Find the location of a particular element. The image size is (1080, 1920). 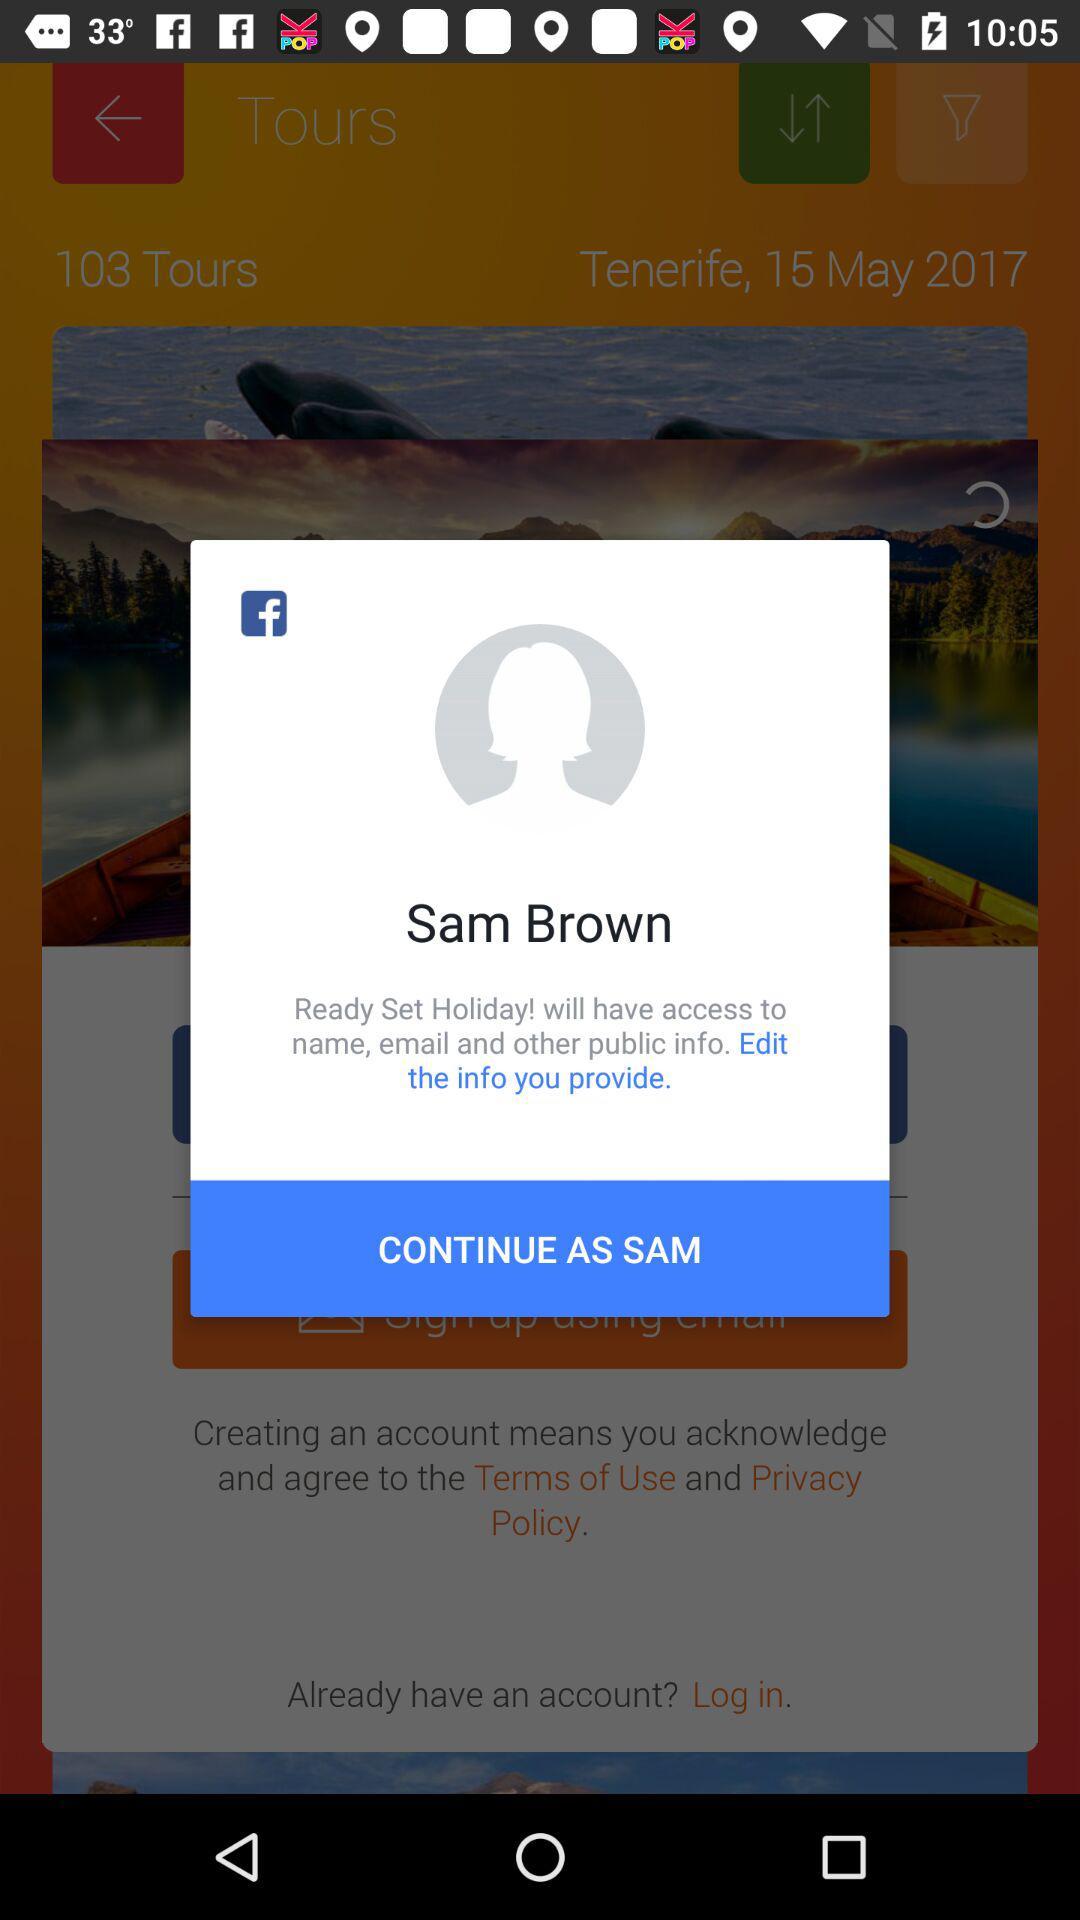

the item below the ready set holiday item is located at coordinates (540, 1247).